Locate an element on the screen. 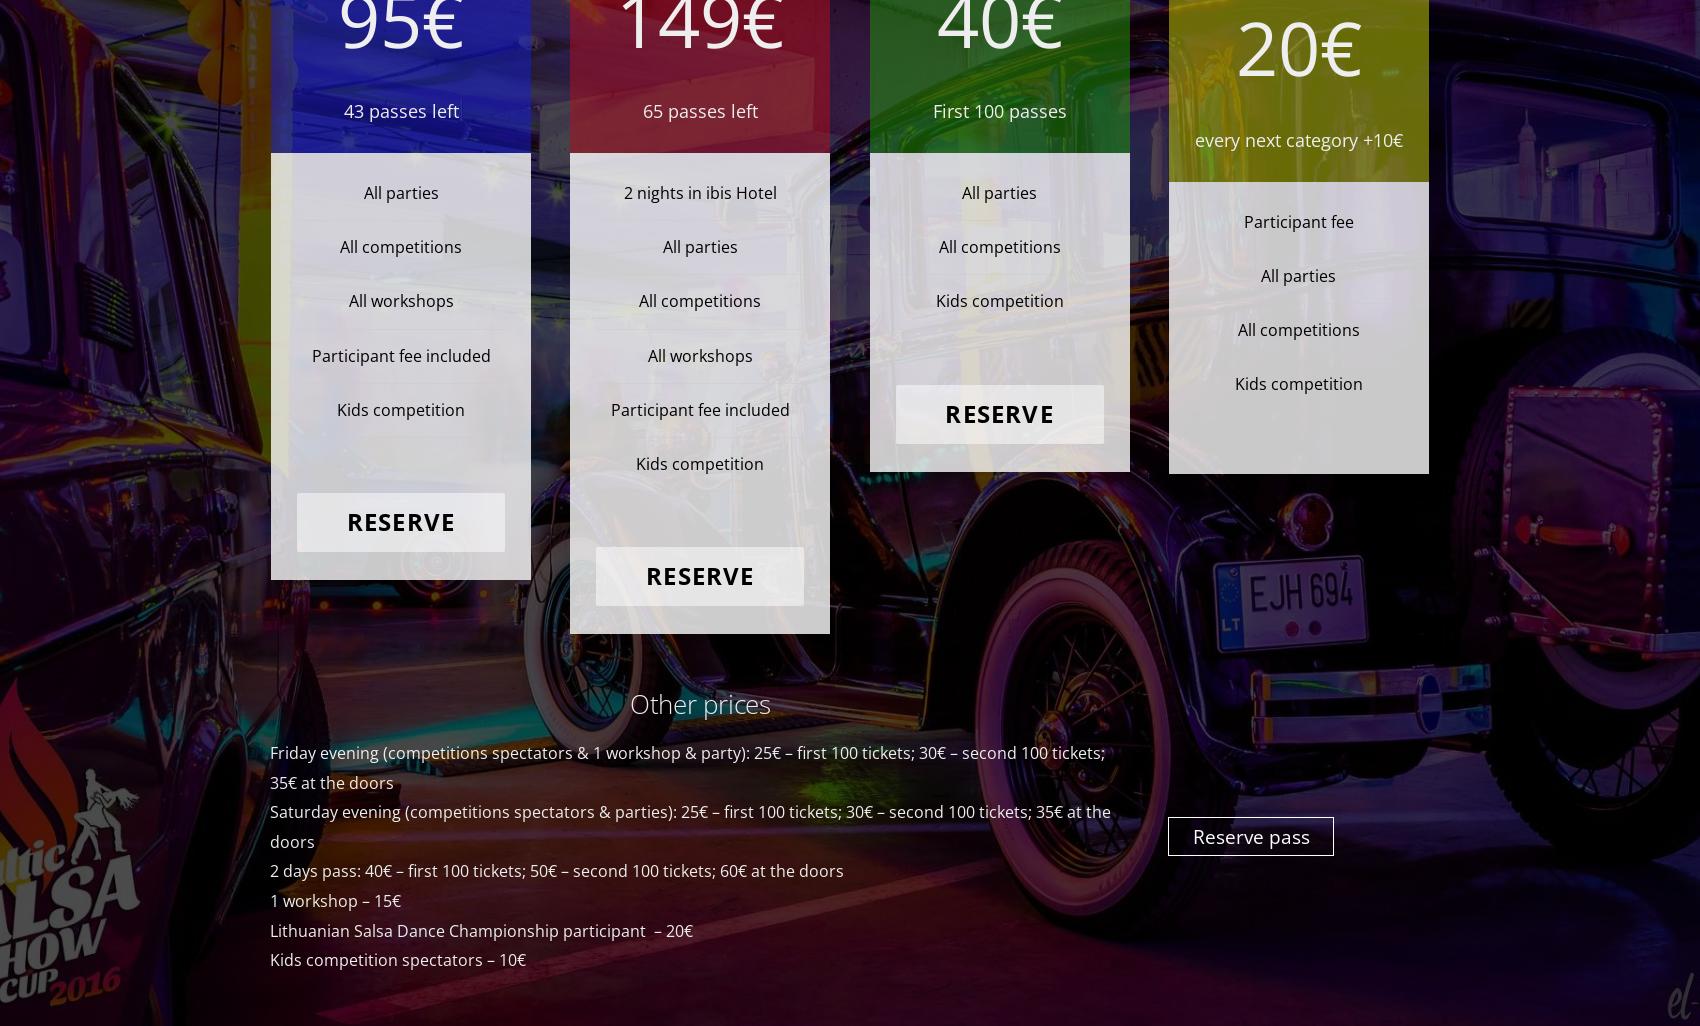 The image size is (1700, 1026). 'Friday evening (competitions spectators & 1 workshop & party): 25€ – first 100 tickets; 30€ – second 100 tickets; 35€ at the doors' is located at coordinates (687, 767).